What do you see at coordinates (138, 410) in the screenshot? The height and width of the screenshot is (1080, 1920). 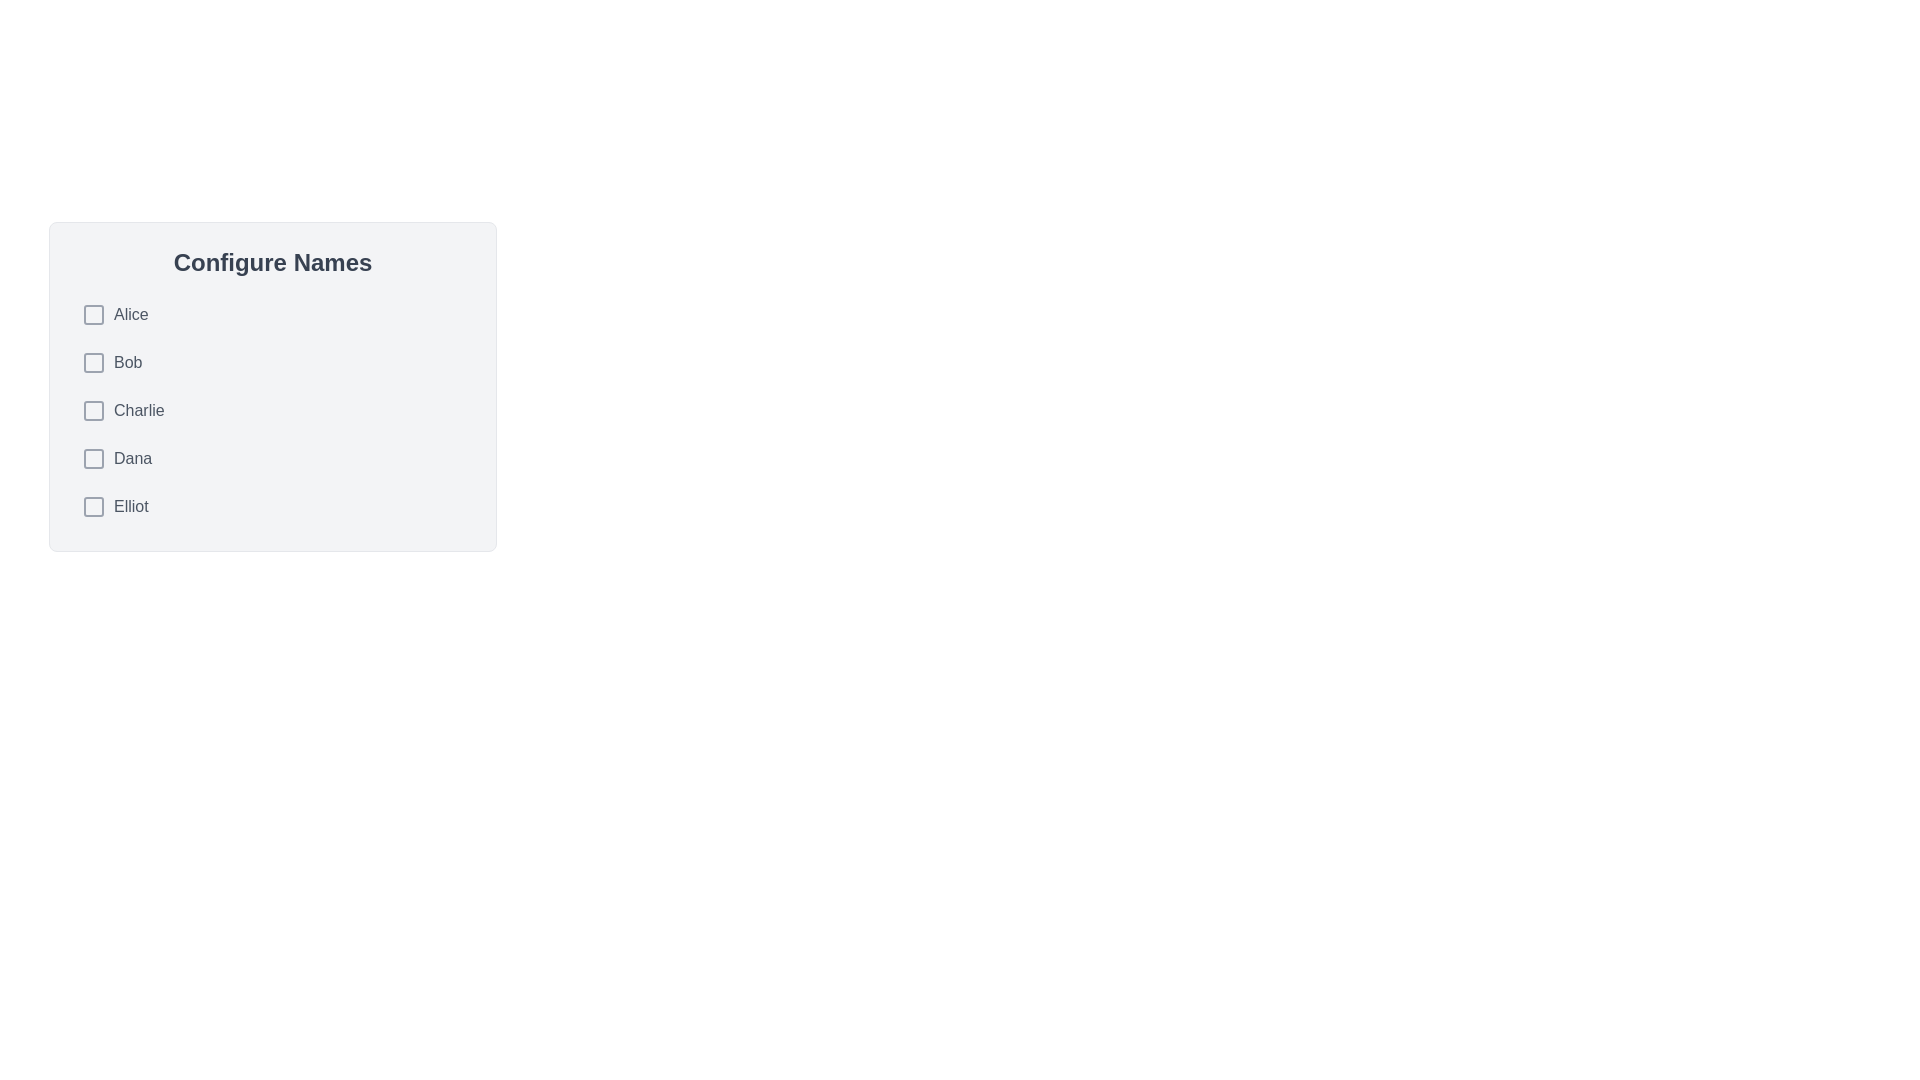 I see `the descriptive label for the checkbox associated with the option 'Charlie', which is the third item in a vertical list of checkbox and label pairs` at bounding box center [138, 410].